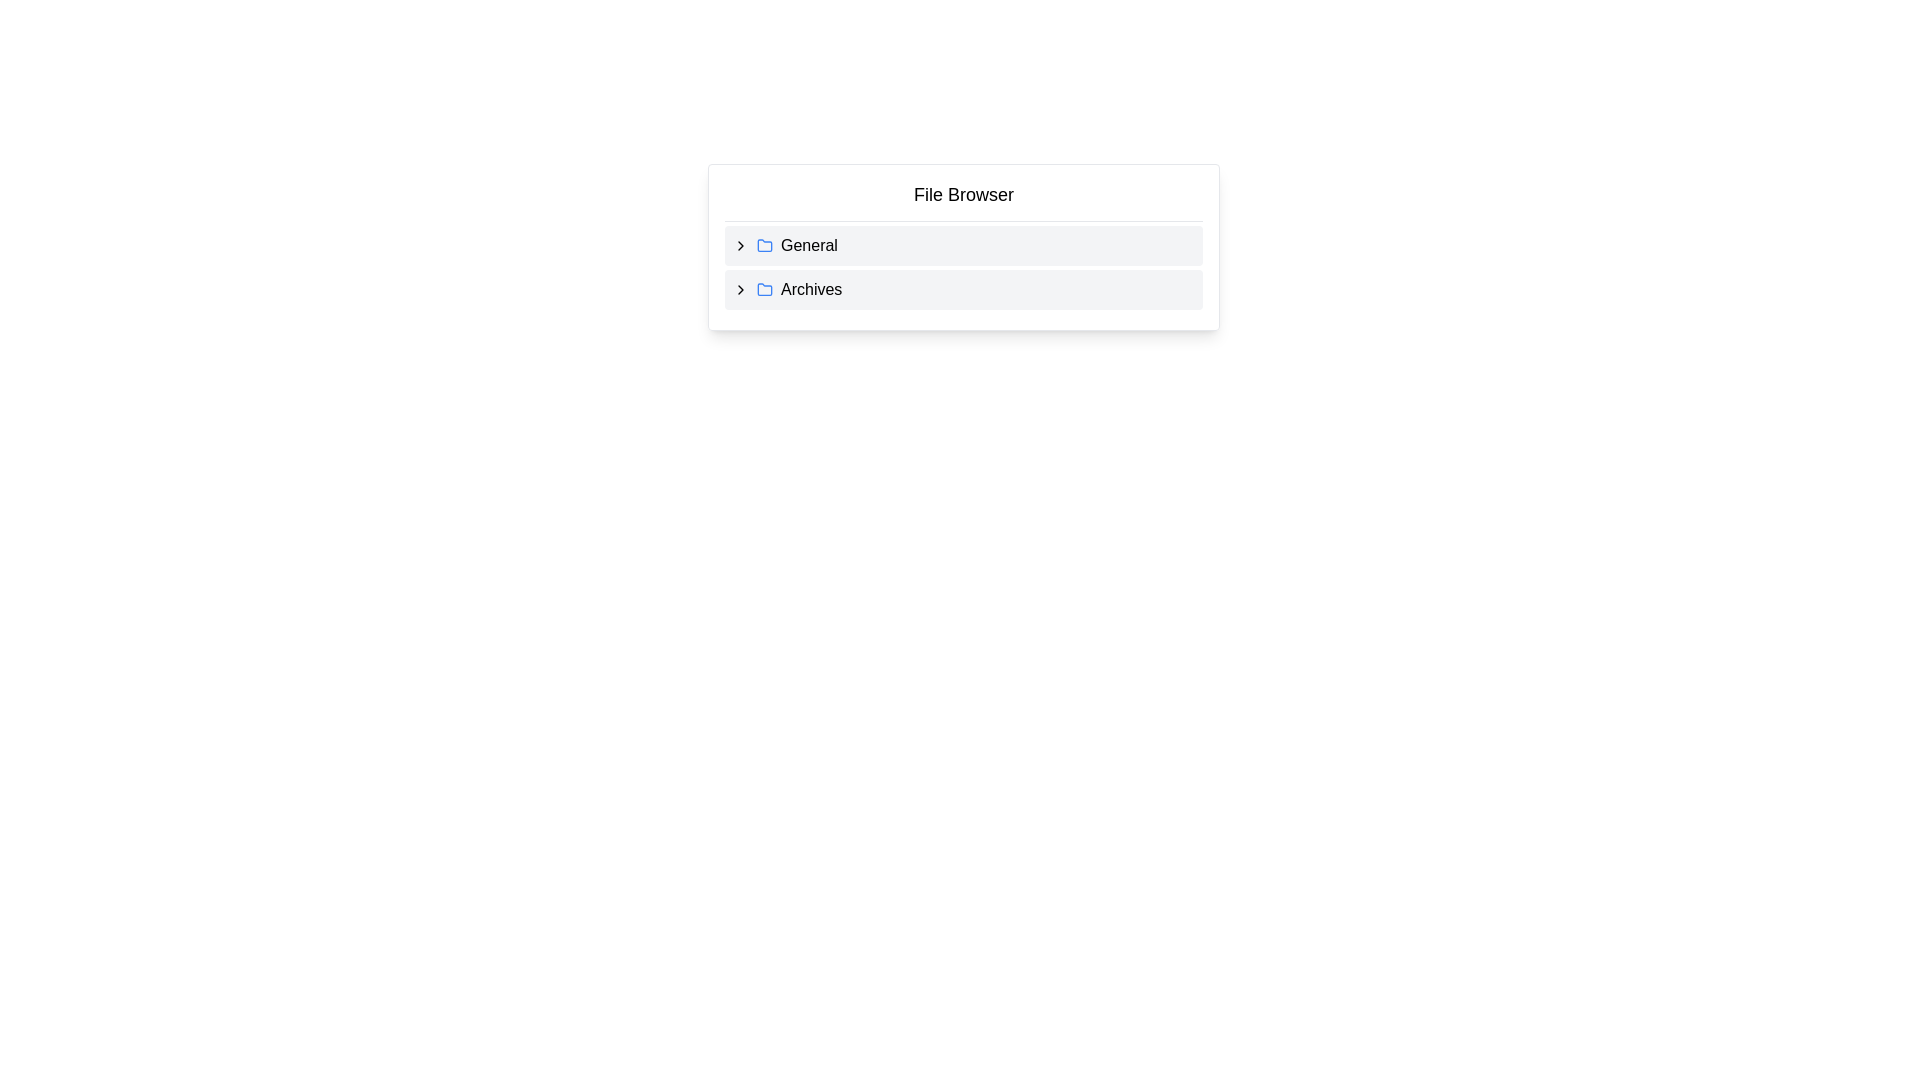  I want to click on the Chevron icon located to the left of the 'Archives' folder icon in the file browser interface, so click(739, 289).